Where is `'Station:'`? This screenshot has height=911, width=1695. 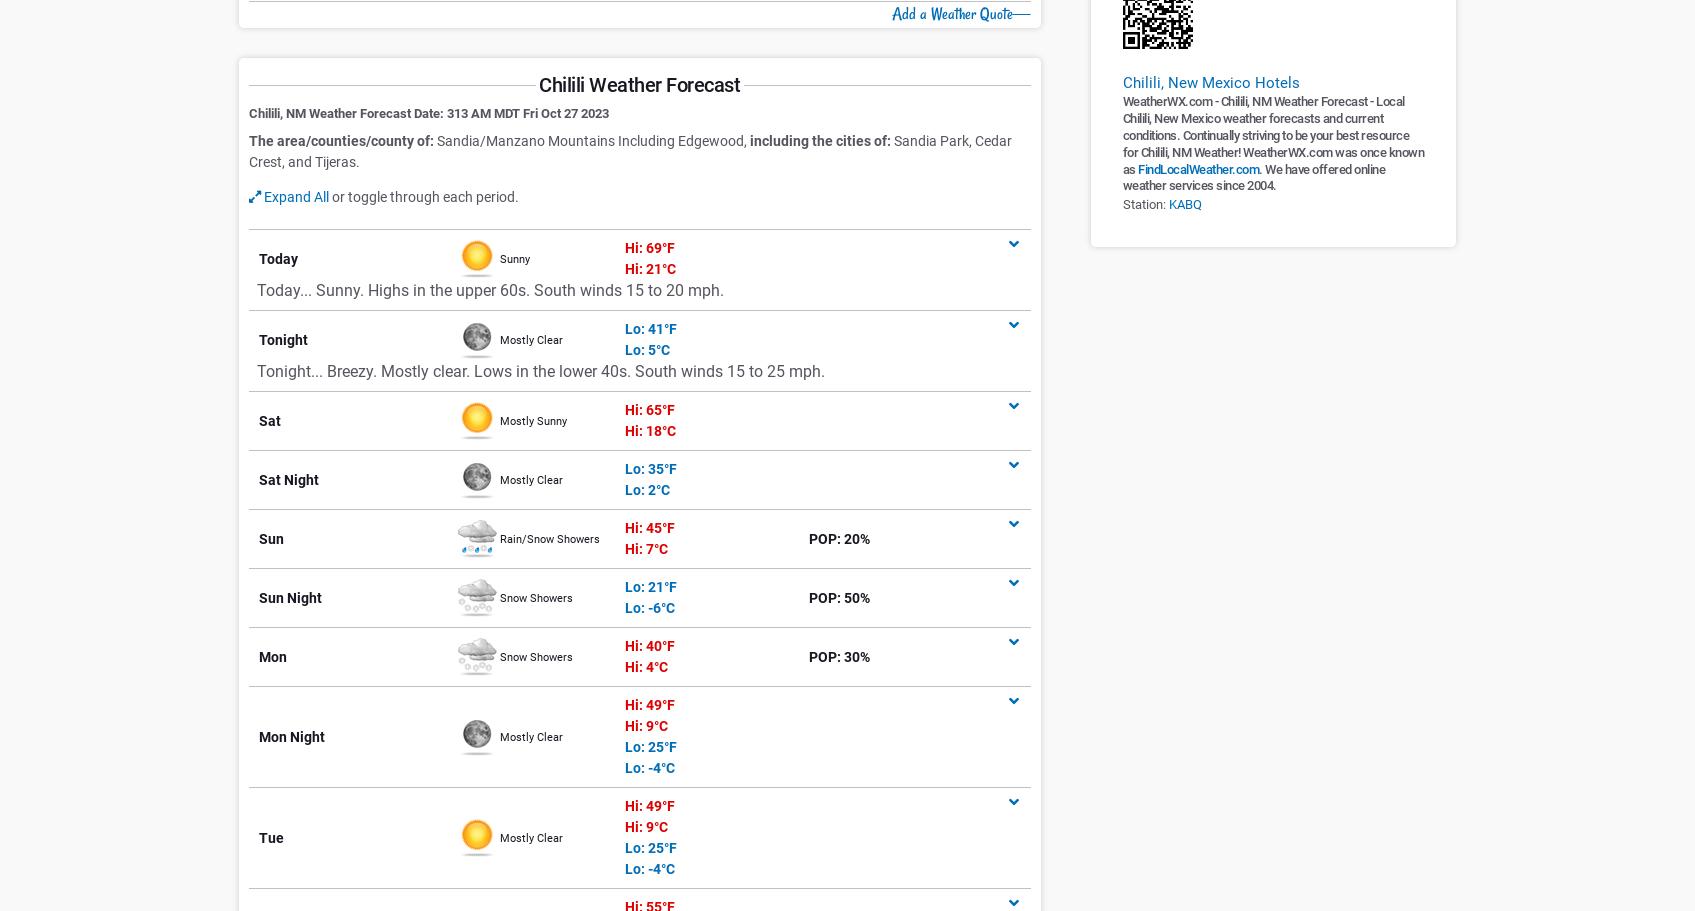
'Station:' is located at coordinates (1143, 203).